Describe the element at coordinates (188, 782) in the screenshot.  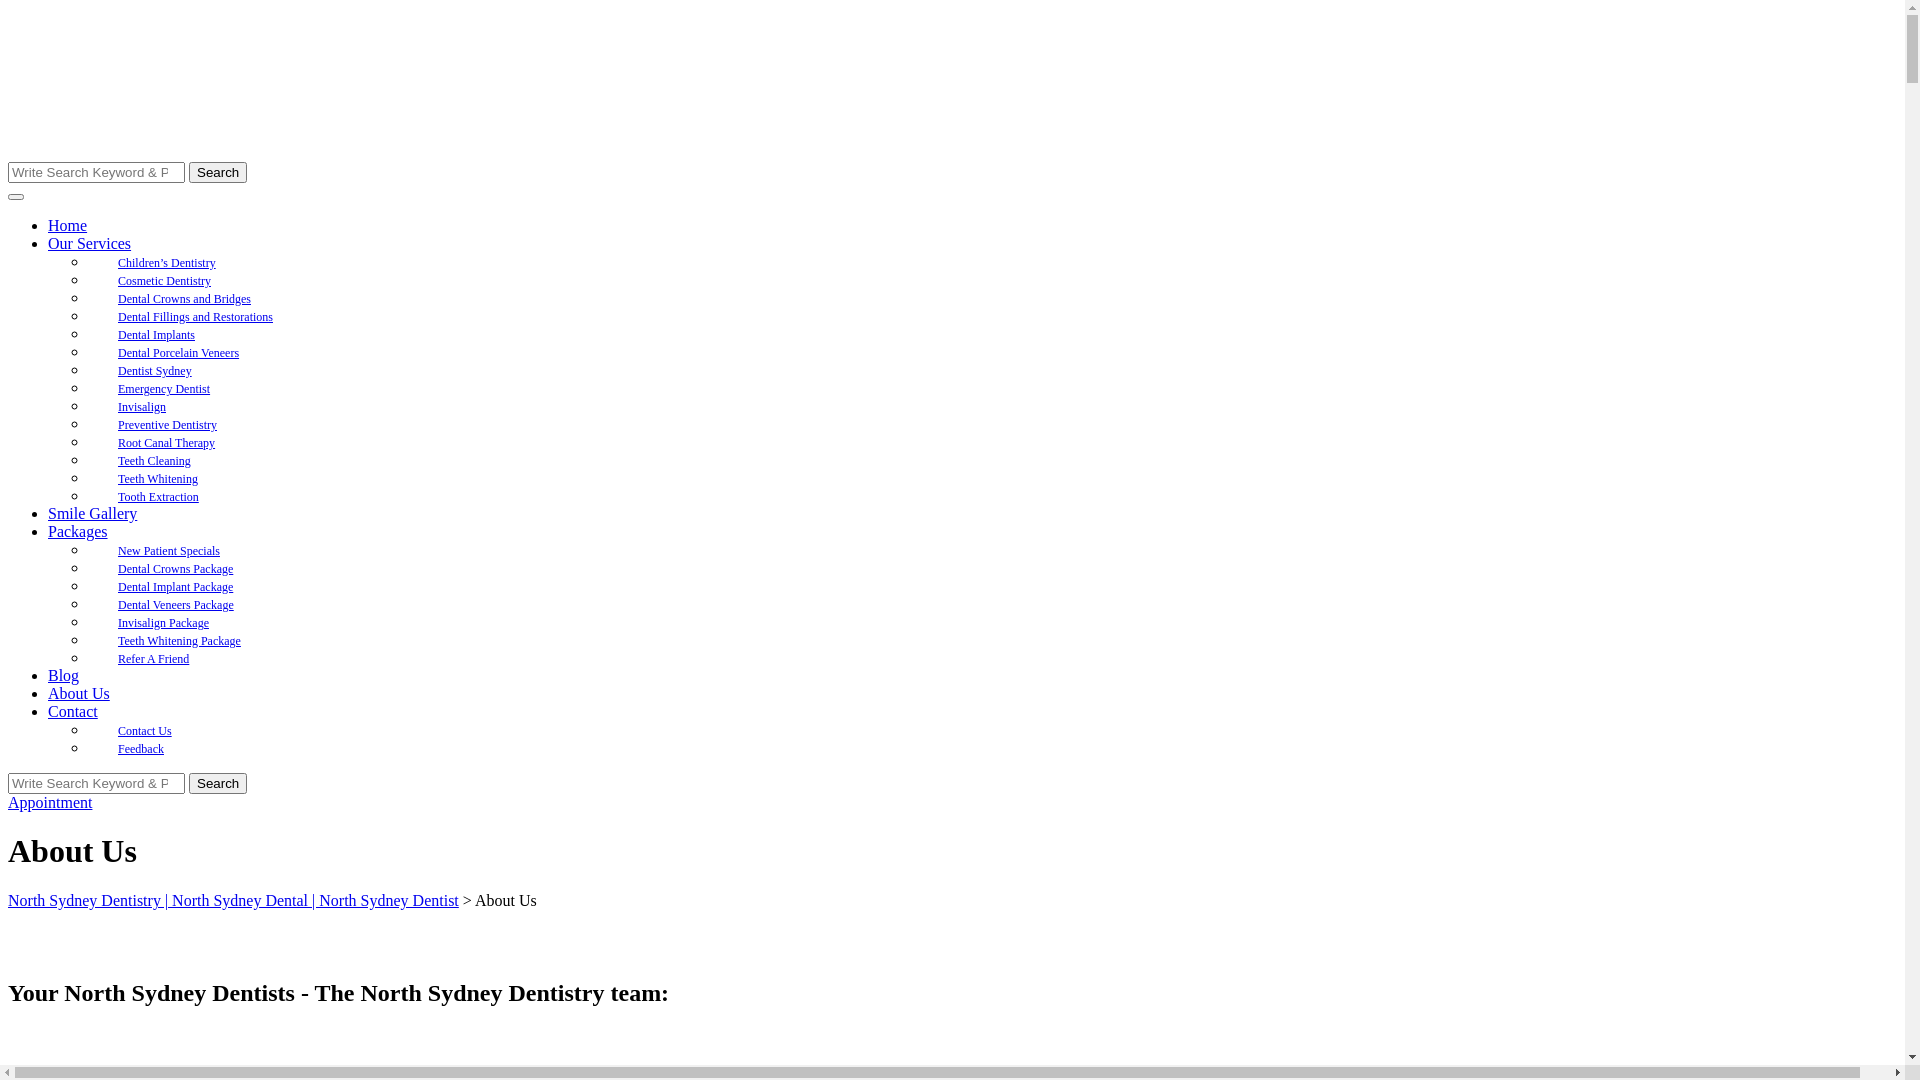
I see `'Search'` at that location.